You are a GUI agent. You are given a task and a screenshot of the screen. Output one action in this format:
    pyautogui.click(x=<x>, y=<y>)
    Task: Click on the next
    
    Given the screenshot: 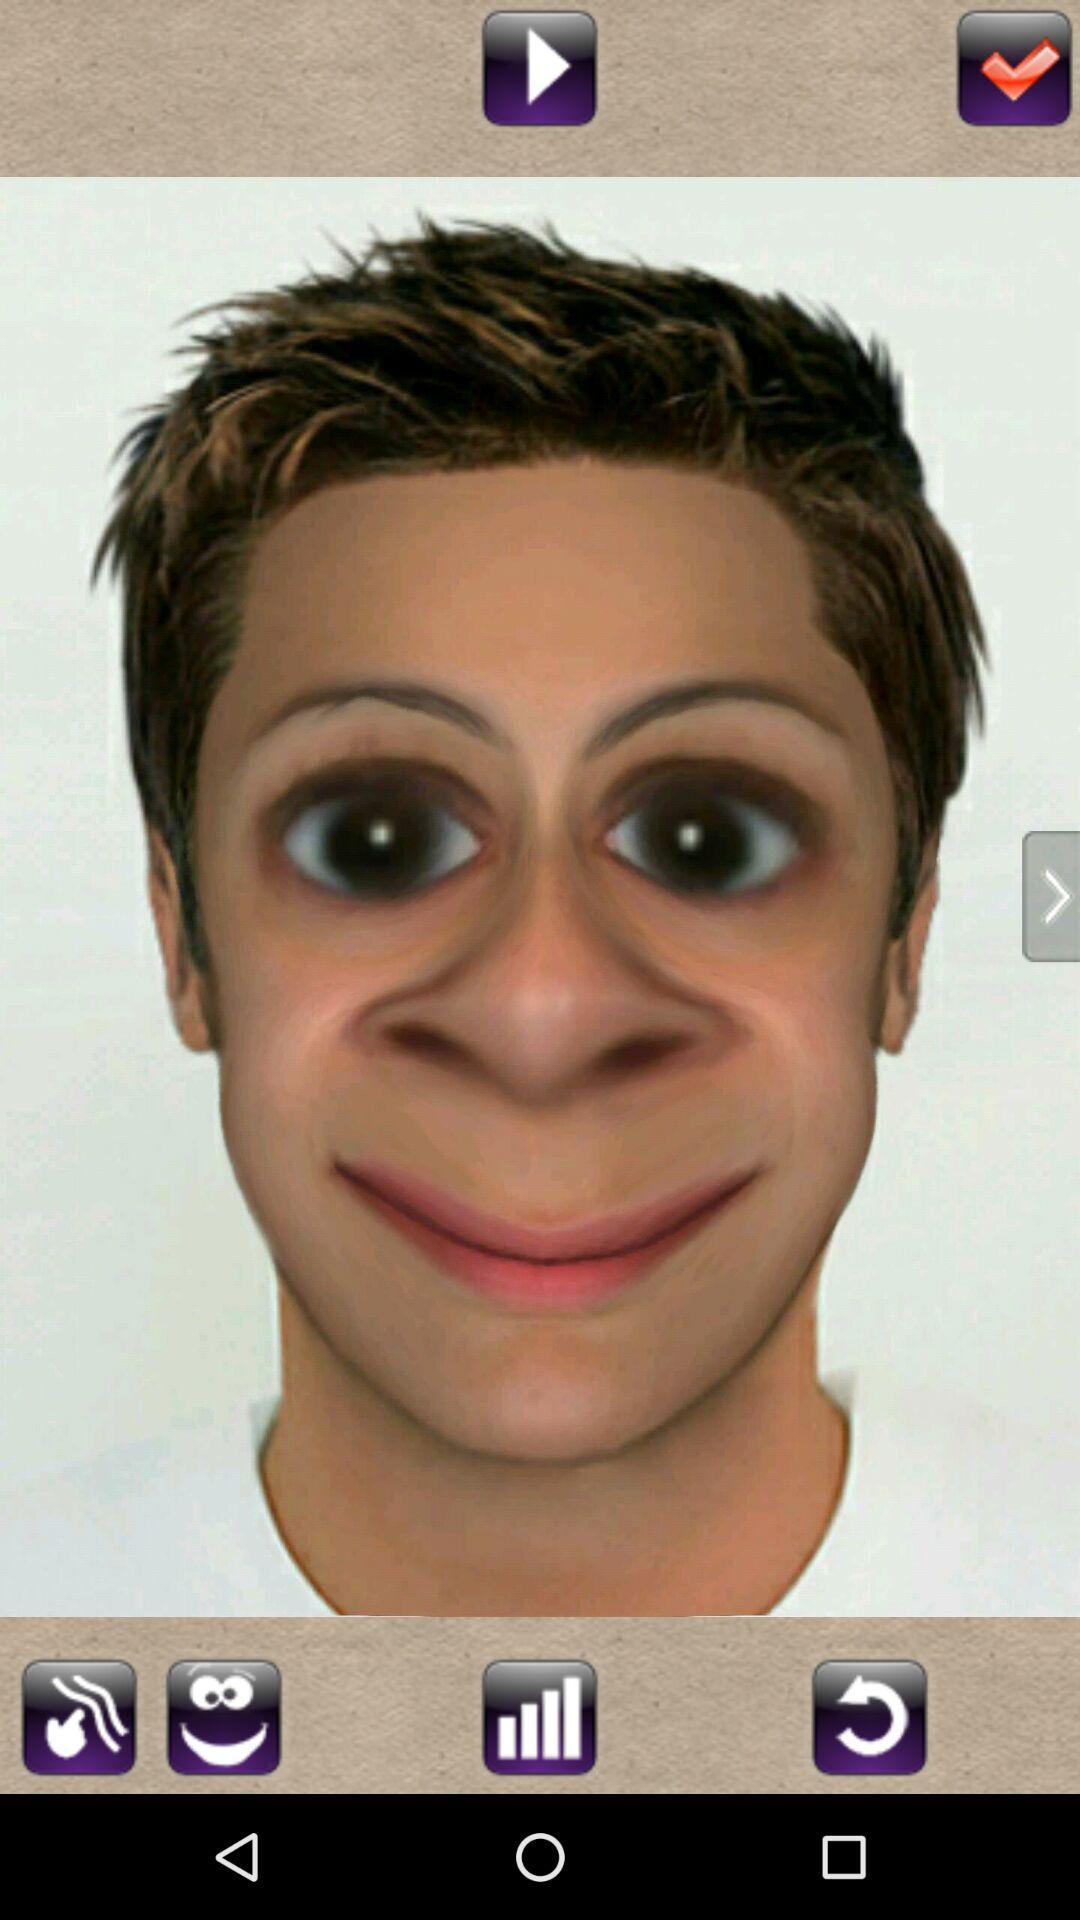 What is the action you would take?
    pyautogui.click(x=1050, y=895)
    